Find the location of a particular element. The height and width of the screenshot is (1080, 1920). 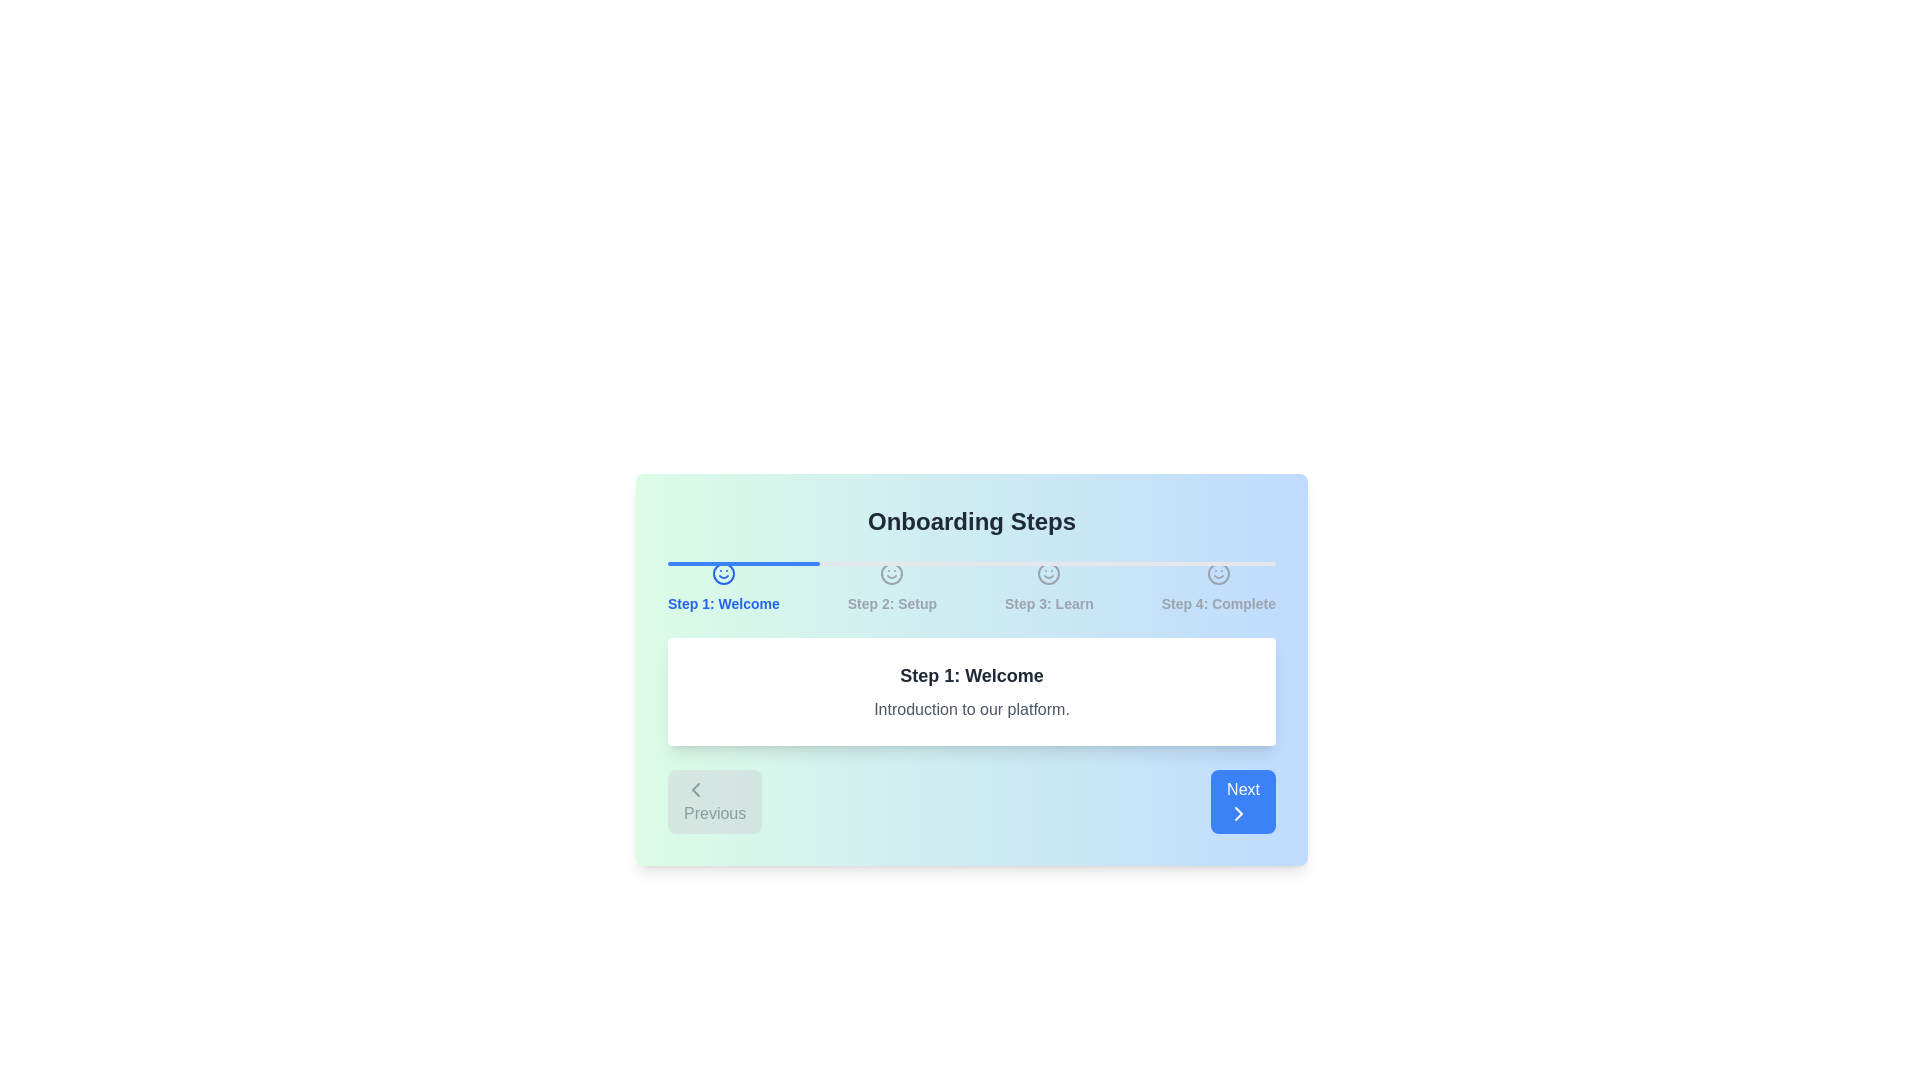

the circular component of the progress indicator for 'Step 4: Complete' in the onboarding process, located at the right end of the progress indicator section is located at coordinates (1217, 574).